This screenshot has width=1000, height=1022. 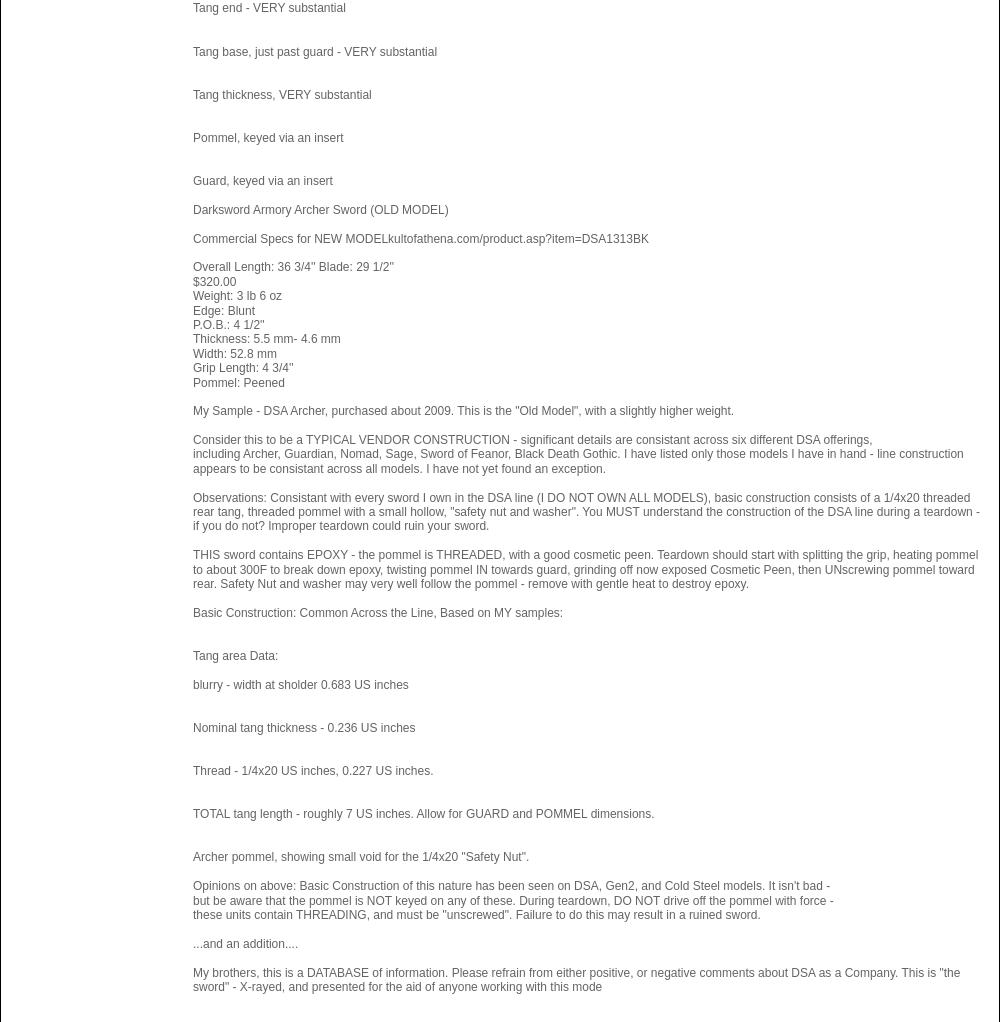 What do you see at coordinates (213, 281) in the screenshot?
I see `'$320.00'` at bounding box center [213, 281].